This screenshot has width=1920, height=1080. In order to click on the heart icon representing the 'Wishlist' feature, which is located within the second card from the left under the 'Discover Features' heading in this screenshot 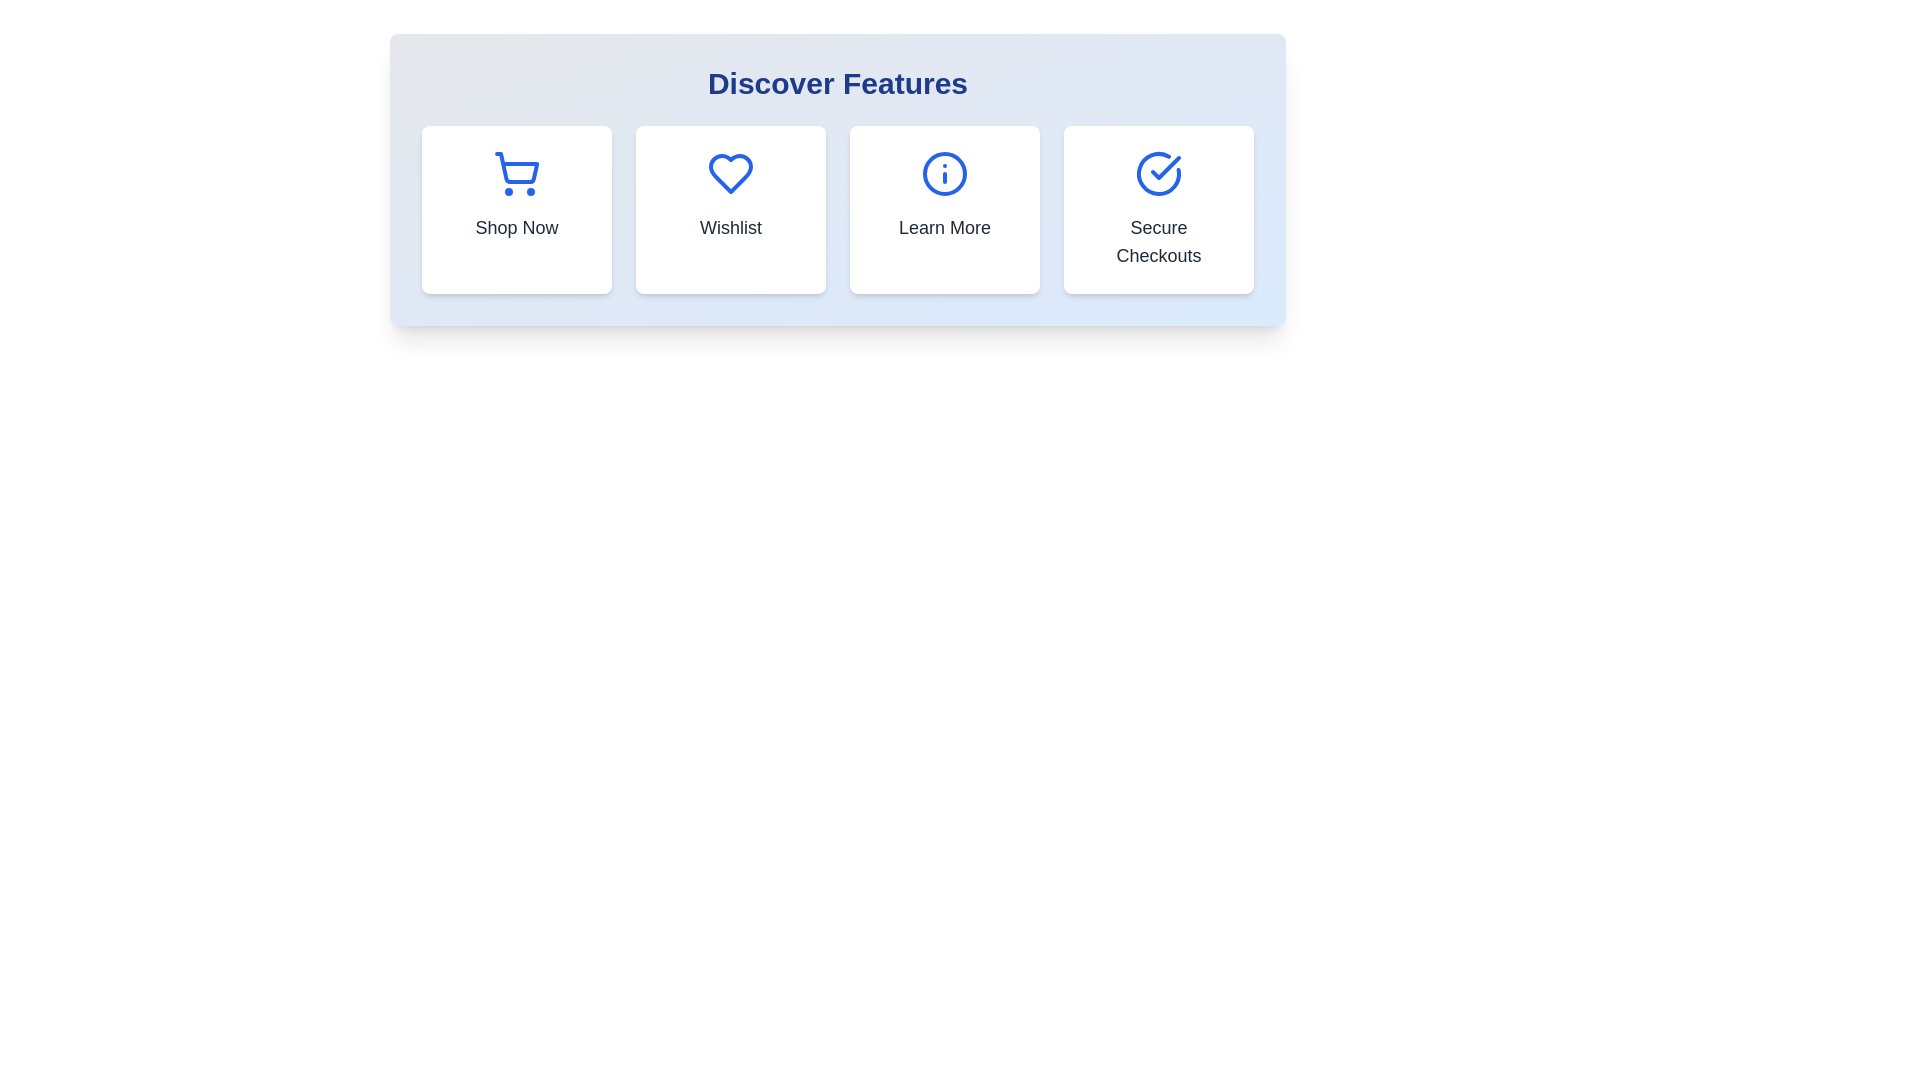, I will do `click(729, 172)`.